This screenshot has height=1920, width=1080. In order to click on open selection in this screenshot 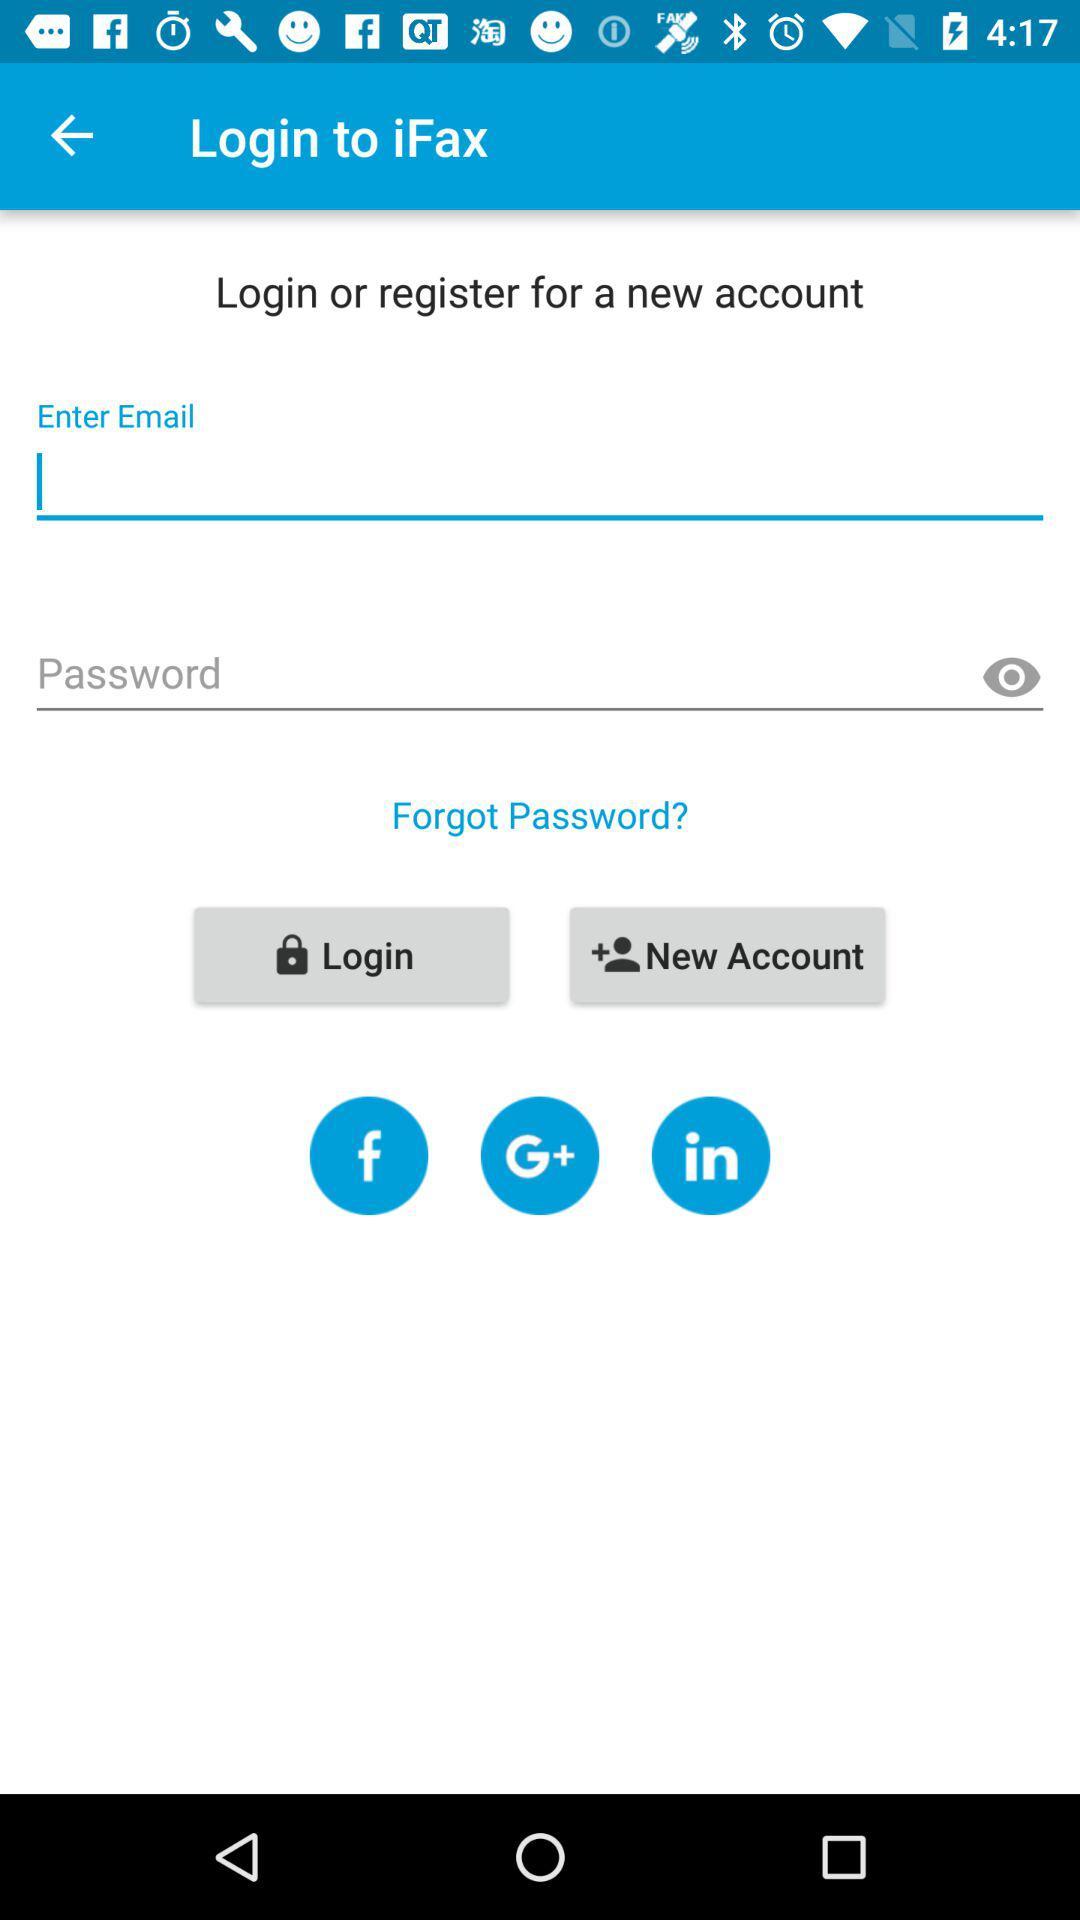, I will do `click(369, 1155)`.